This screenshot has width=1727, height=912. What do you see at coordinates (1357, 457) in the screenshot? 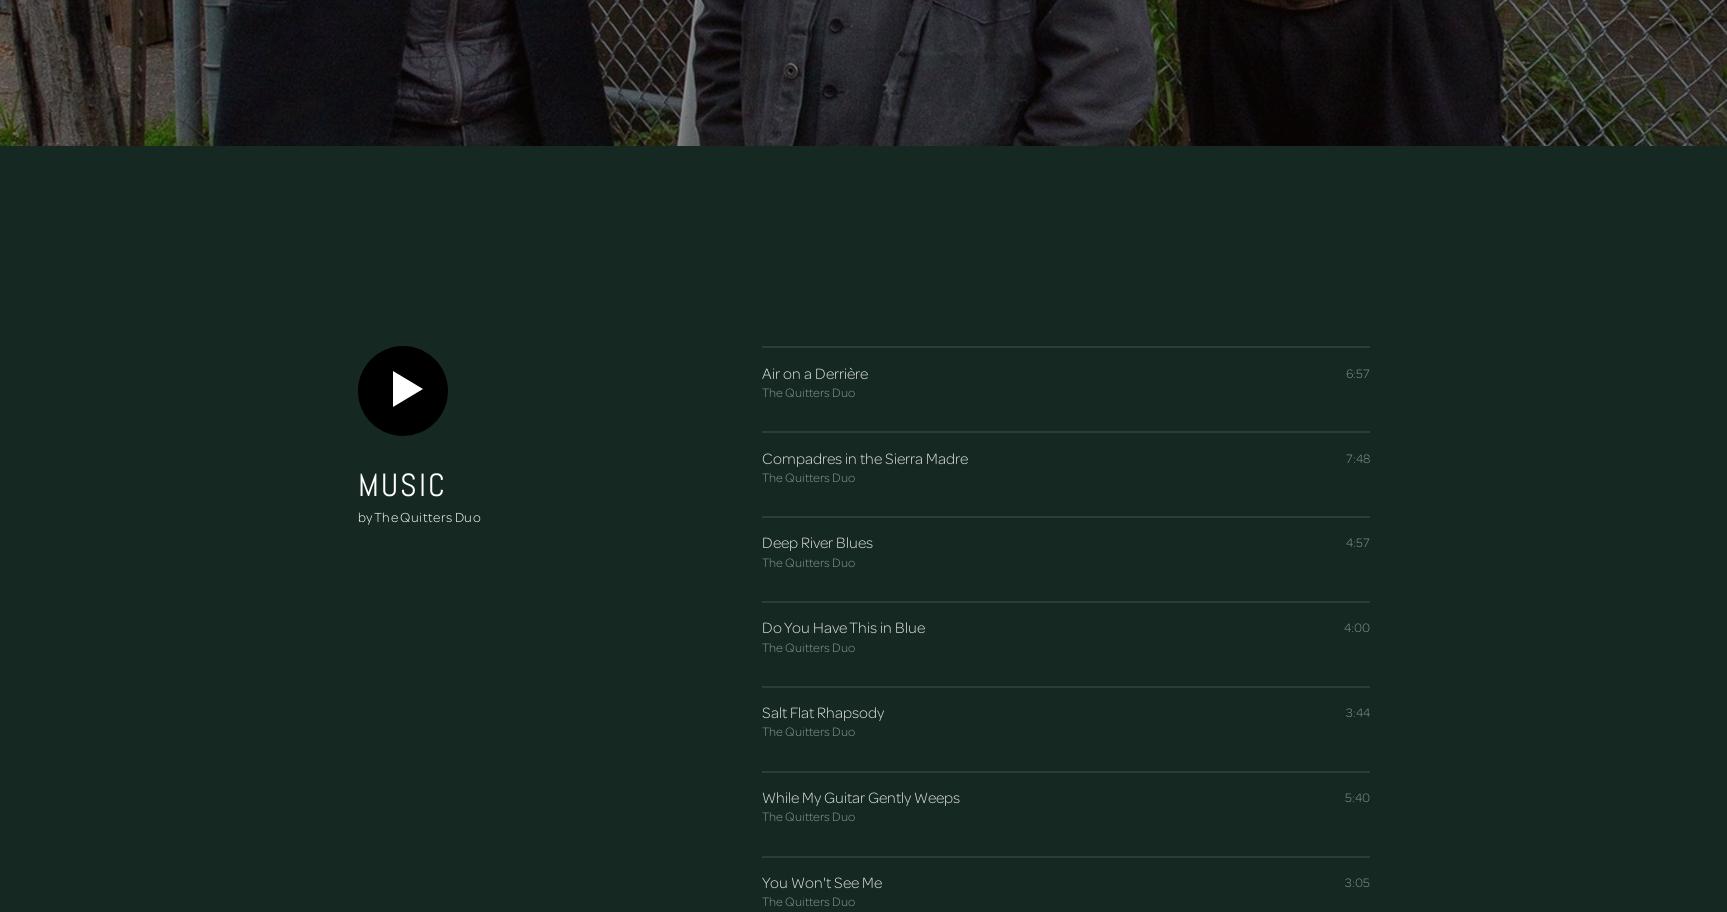
I see `'7:48'` at bounding box center [1357, 457].